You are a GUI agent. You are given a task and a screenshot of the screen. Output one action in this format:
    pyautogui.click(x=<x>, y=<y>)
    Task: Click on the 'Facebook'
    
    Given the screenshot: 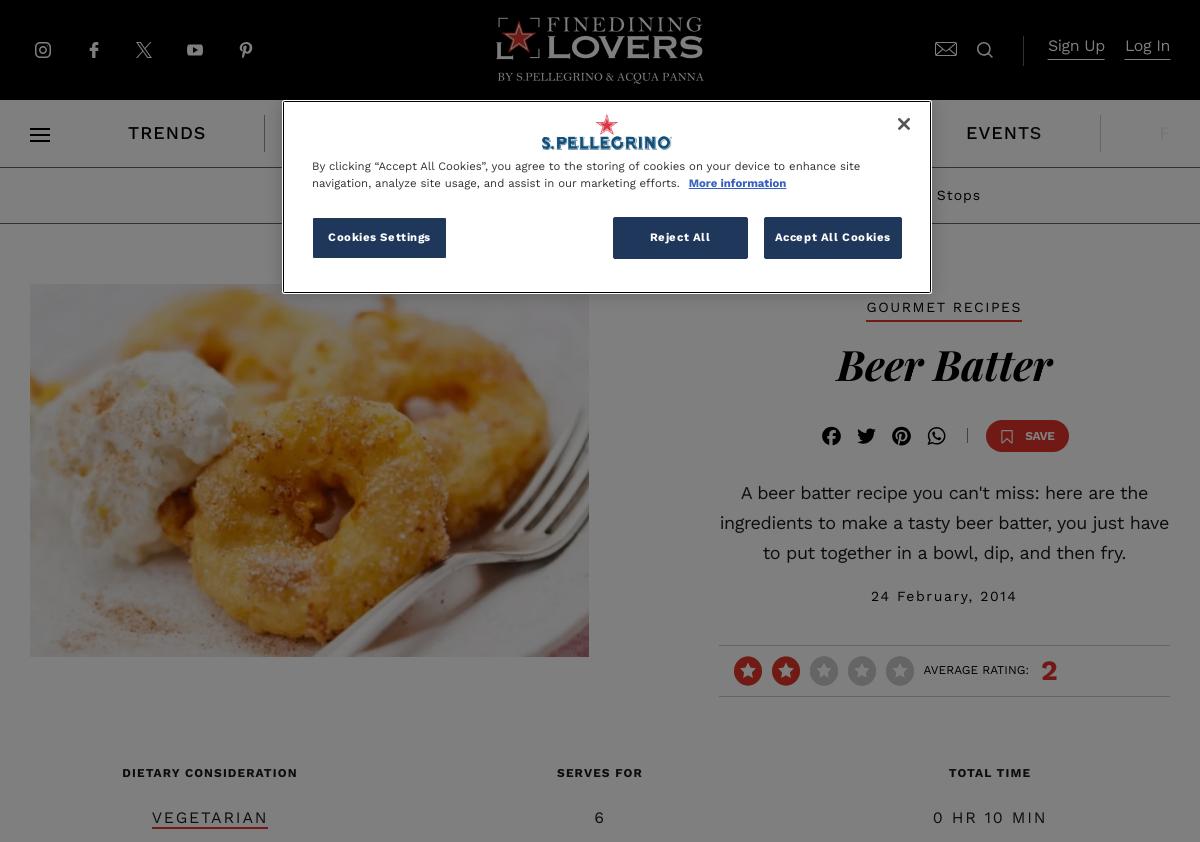 What is the action you would take?
    pyautogui.click(x=851, y=466)
    